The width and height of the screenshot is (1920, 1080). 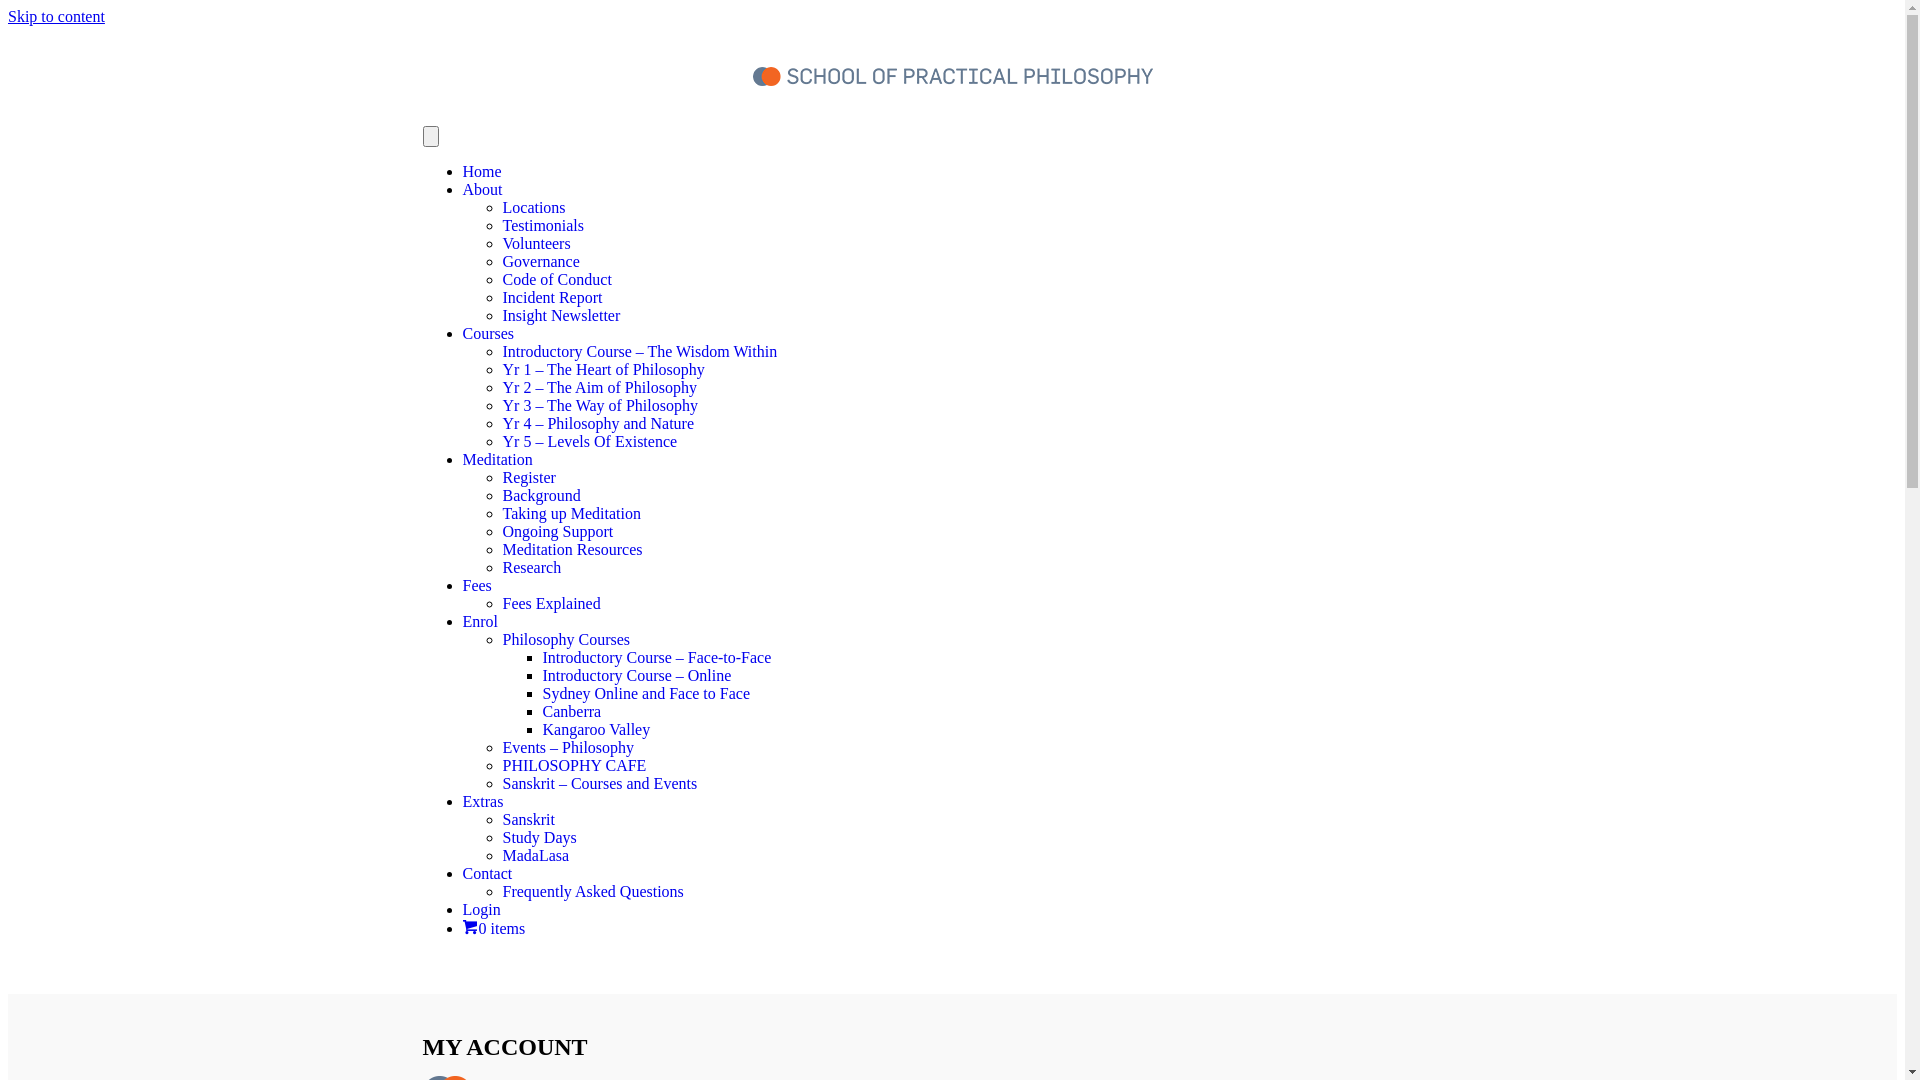 What do you see at coordinates (460, 459) in the screenshot?
I see `'Meditation'` at bounding box center [460, 459].